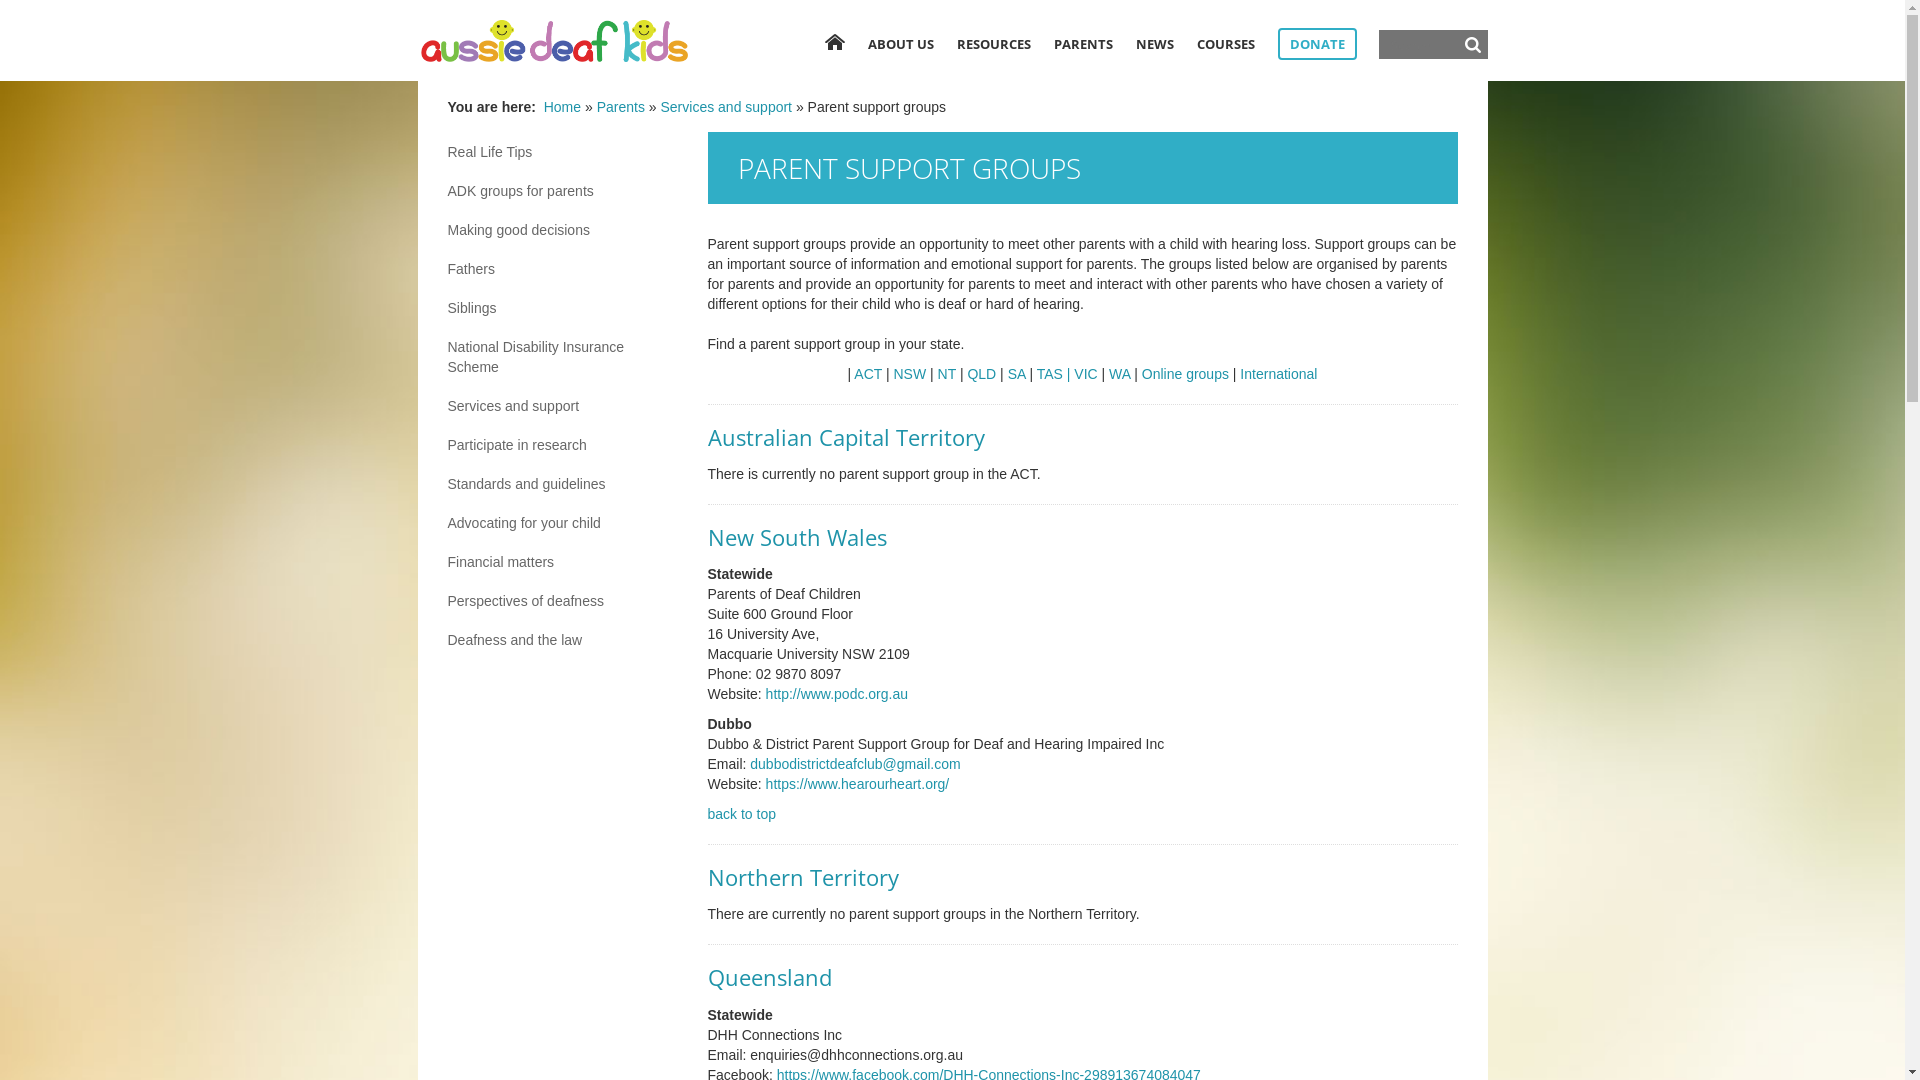 The height and width of the screenshot is (1080, 1920). What do you see at coordinates (900, 43) in the screenshot?
I see `'ABOUT US'` at bounding box center [900, 43].